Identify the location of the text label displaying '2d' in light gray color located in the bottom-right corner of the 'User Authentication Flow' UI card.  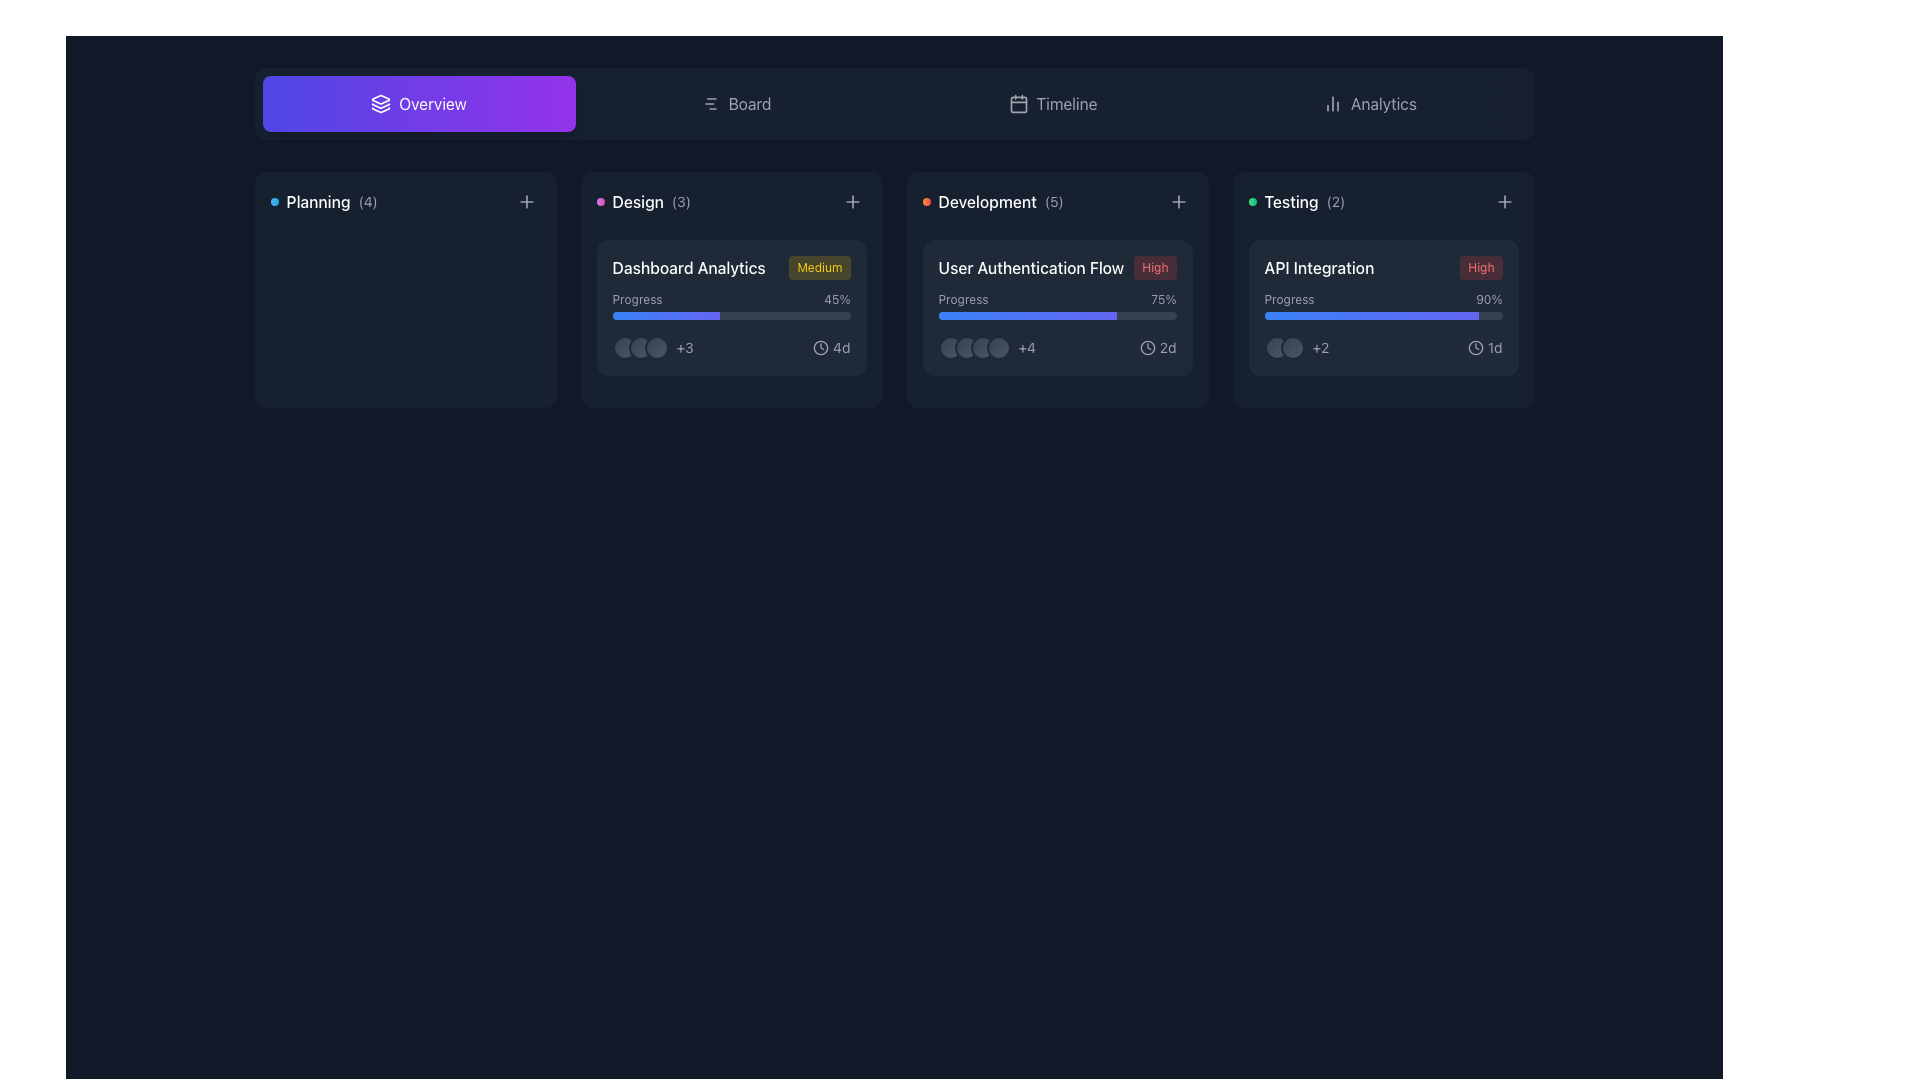
(1168, 346).